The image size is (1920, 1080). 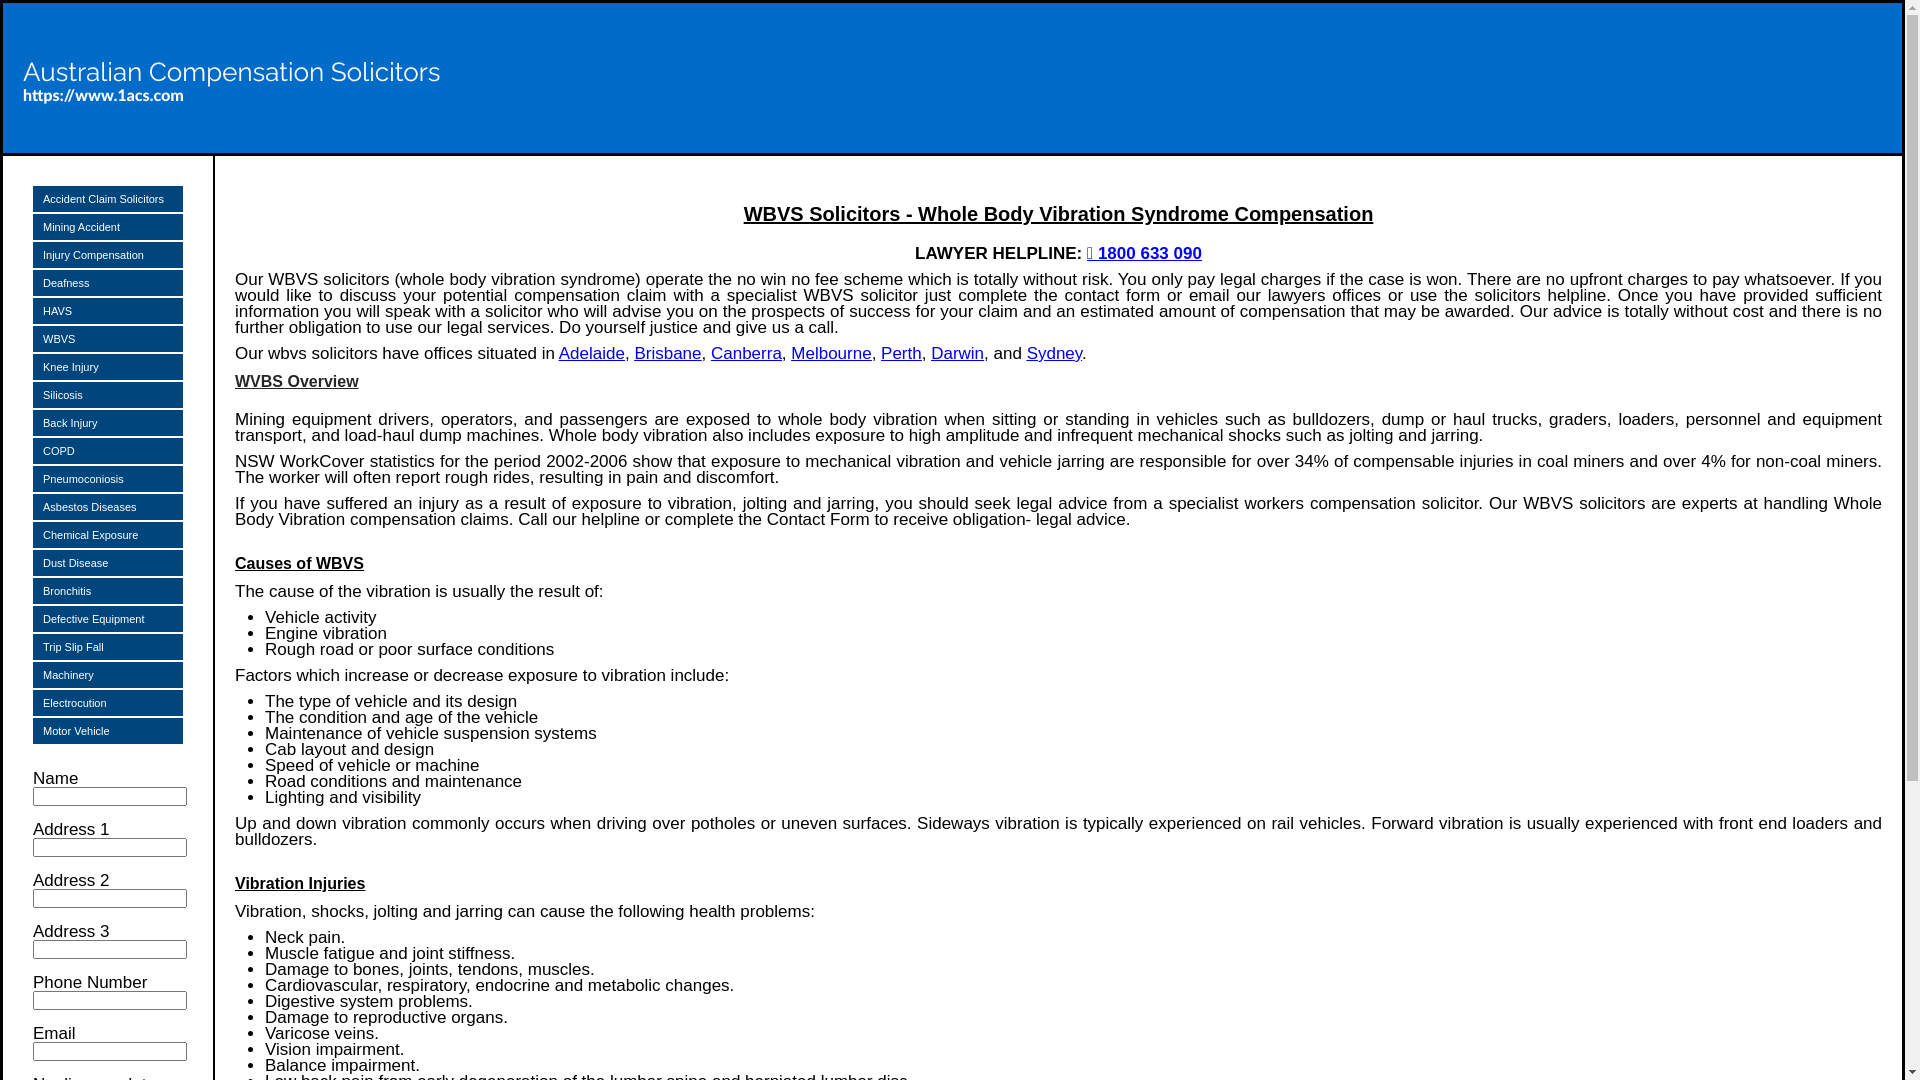 I want to click on 'Deafness', so click(x=33, y=282).